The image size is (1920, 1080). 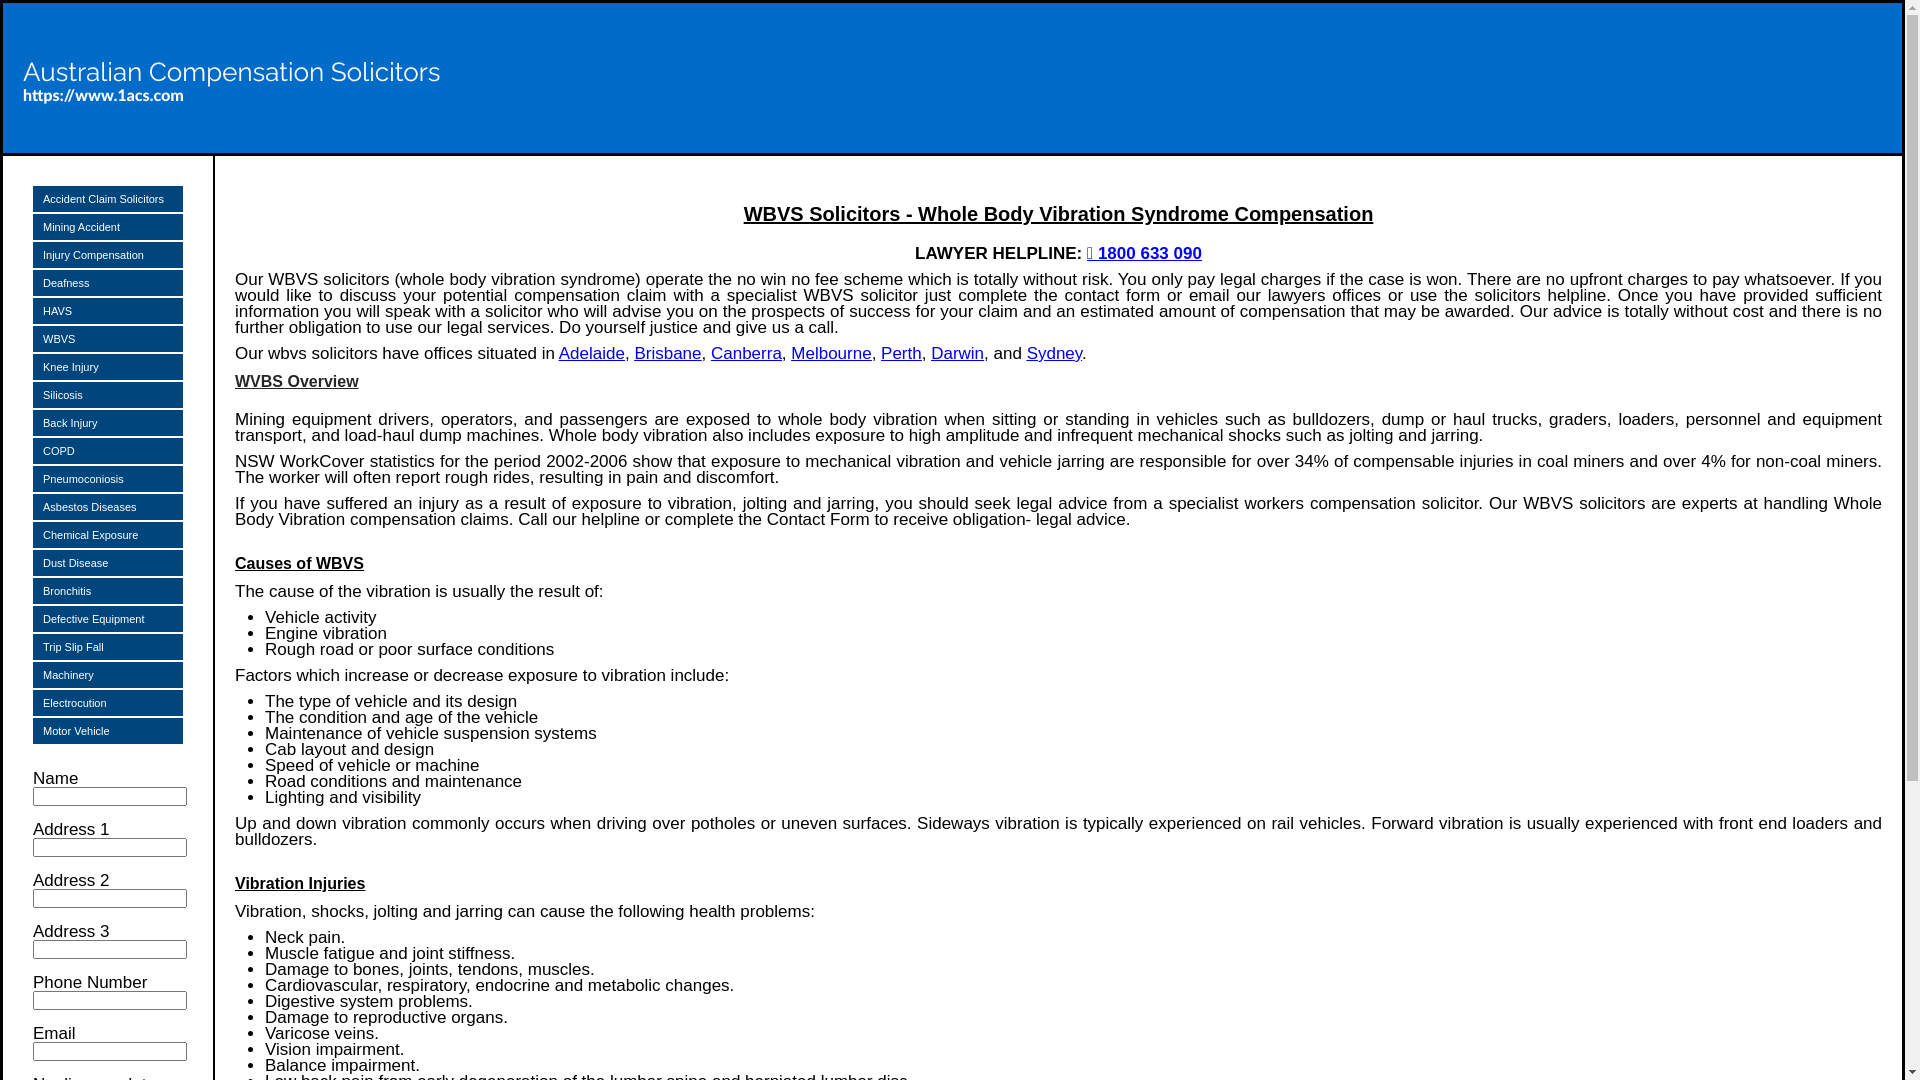 I want to click on 'Deafness', so click(x=33, y=282).